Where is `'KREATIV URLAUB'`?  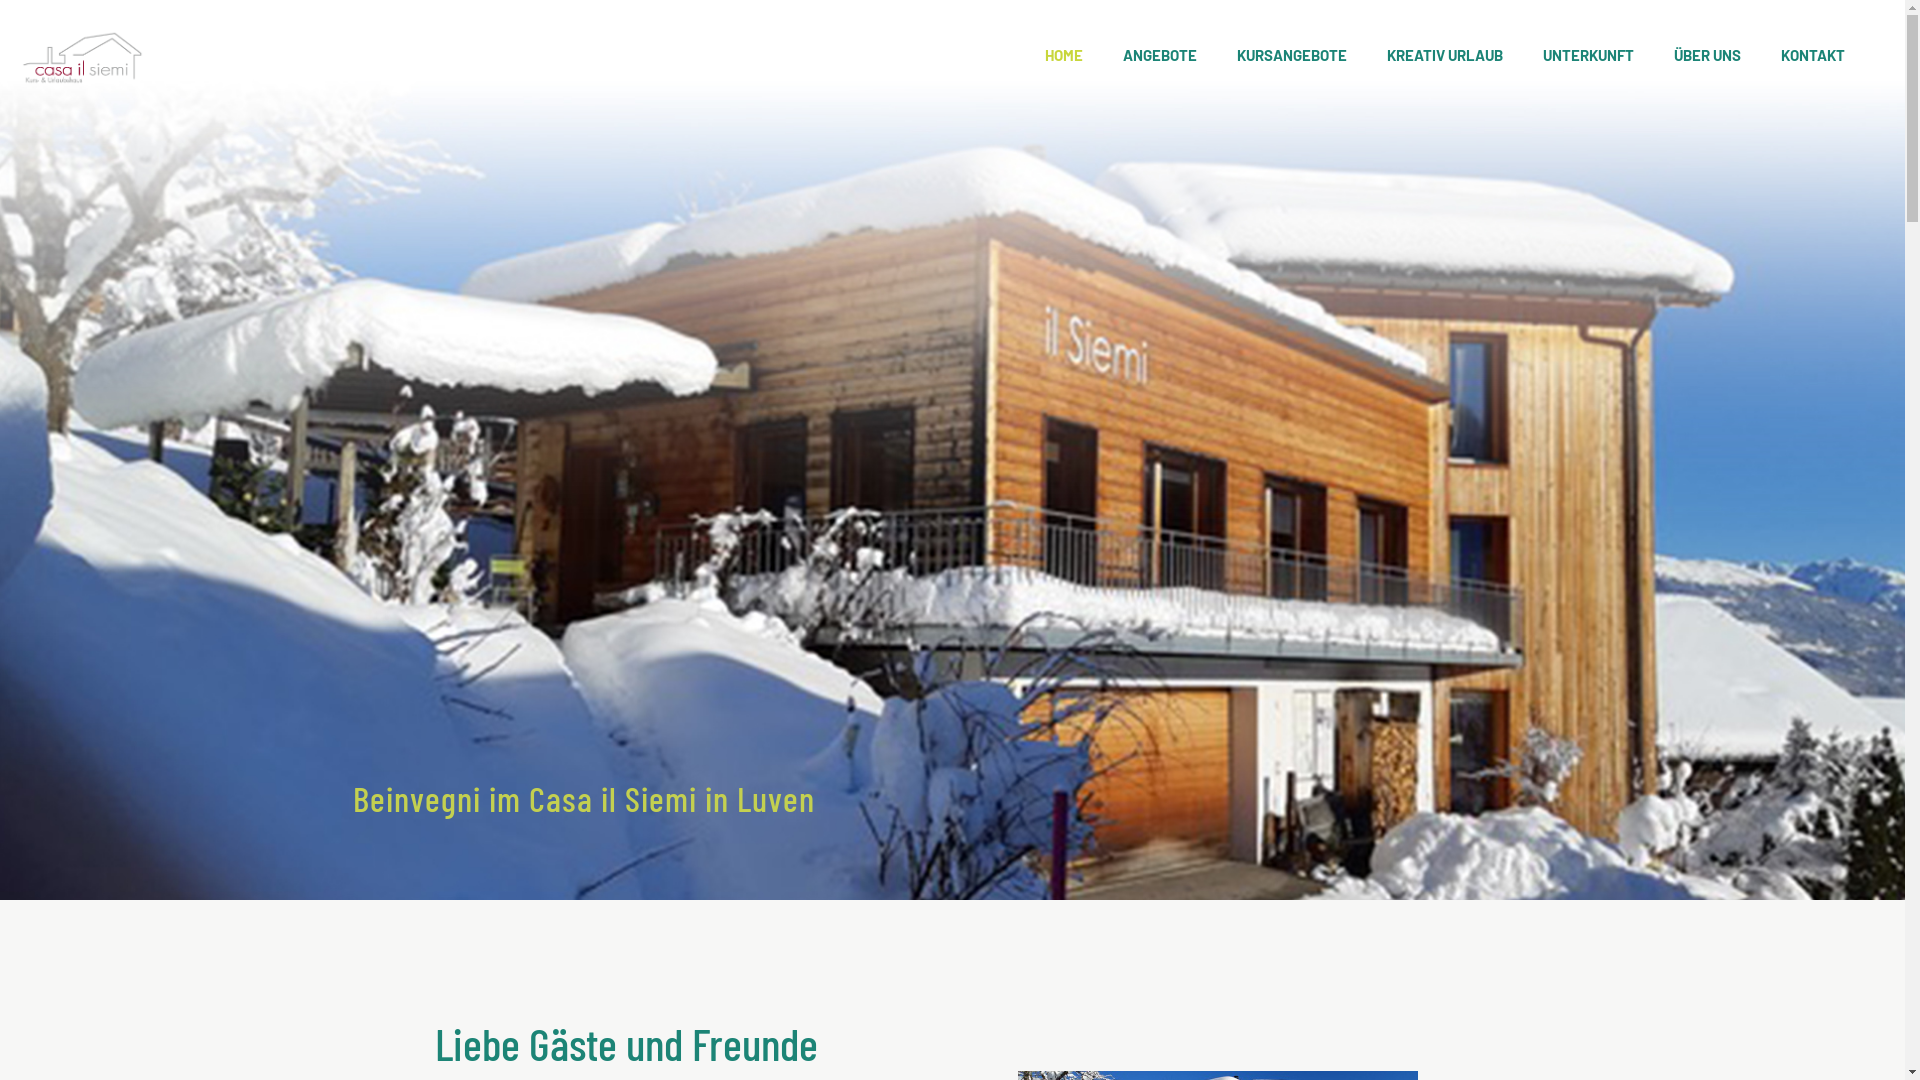 'KREATIV URLAUB' is located at coordinates (1444, 53).